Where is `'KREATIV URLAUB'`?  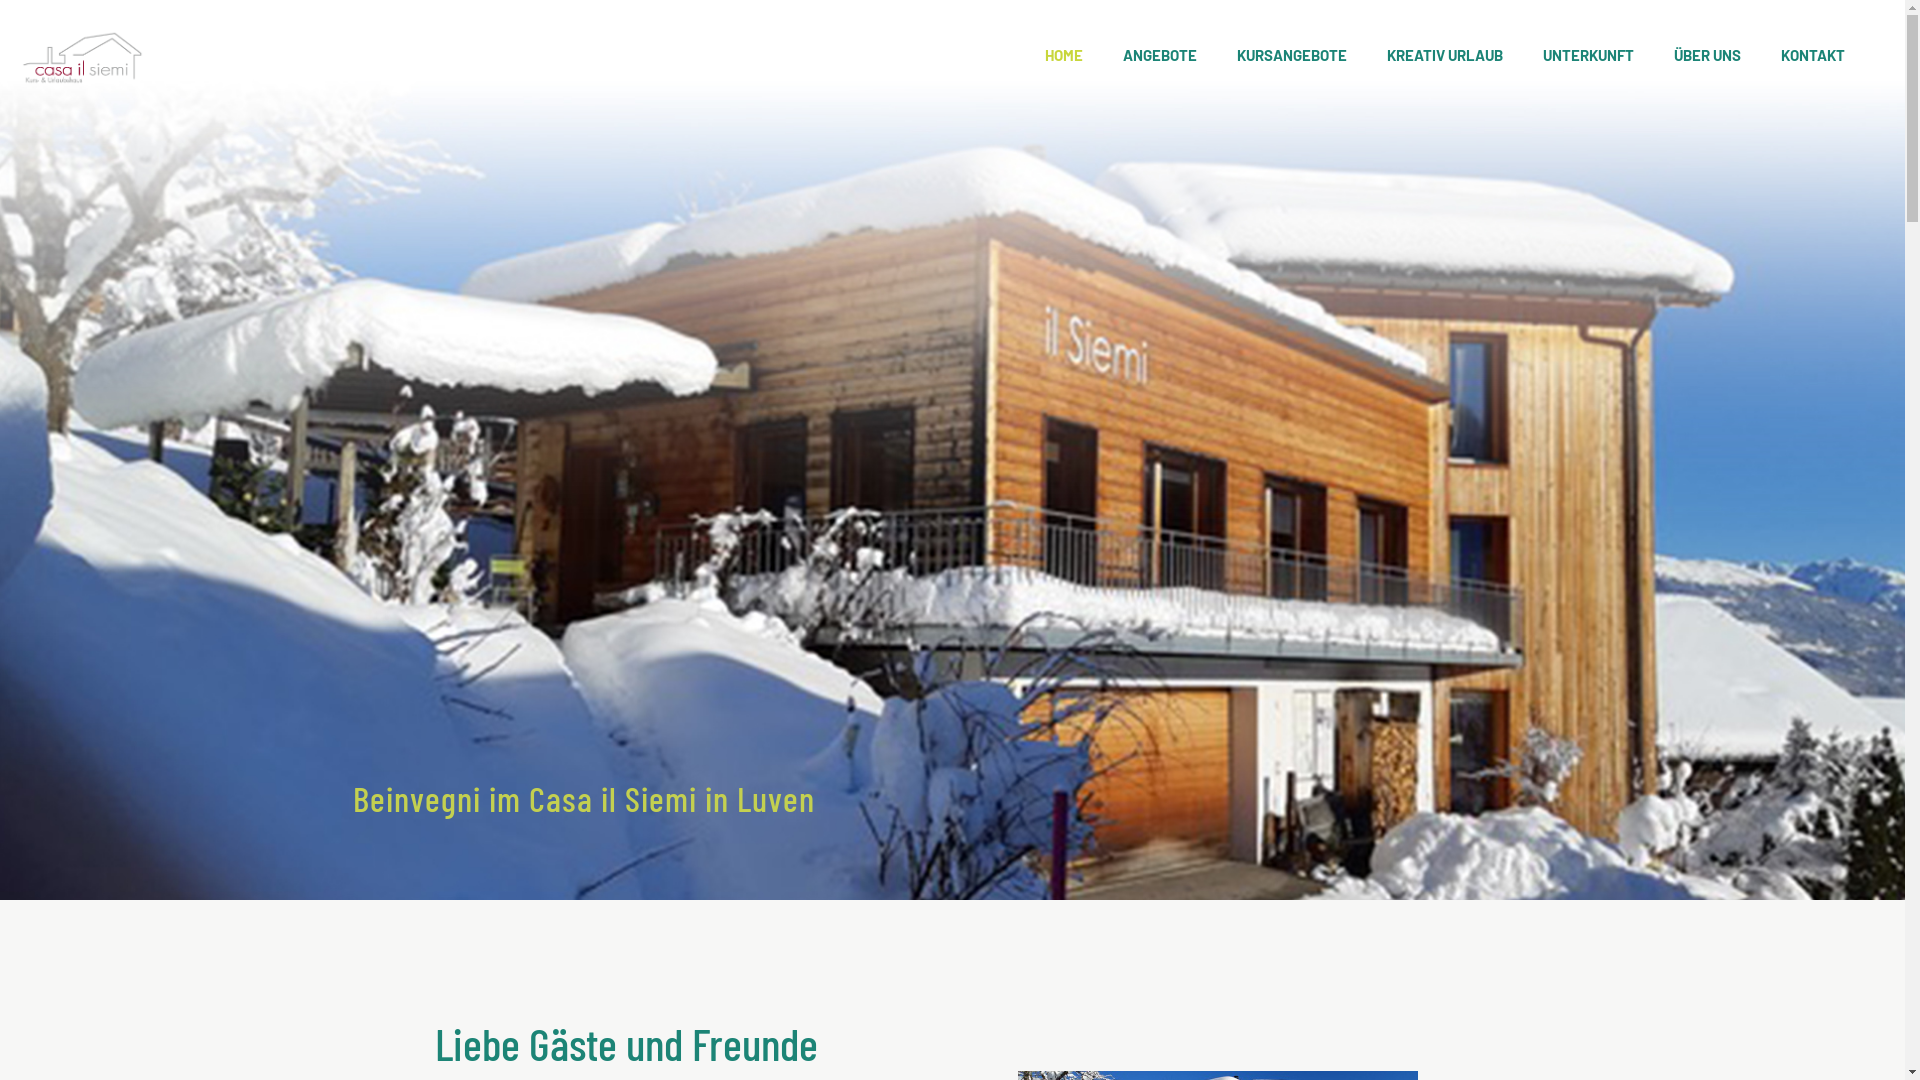 'KREATIV URLAUB' is located at coordinates (1444, 53).